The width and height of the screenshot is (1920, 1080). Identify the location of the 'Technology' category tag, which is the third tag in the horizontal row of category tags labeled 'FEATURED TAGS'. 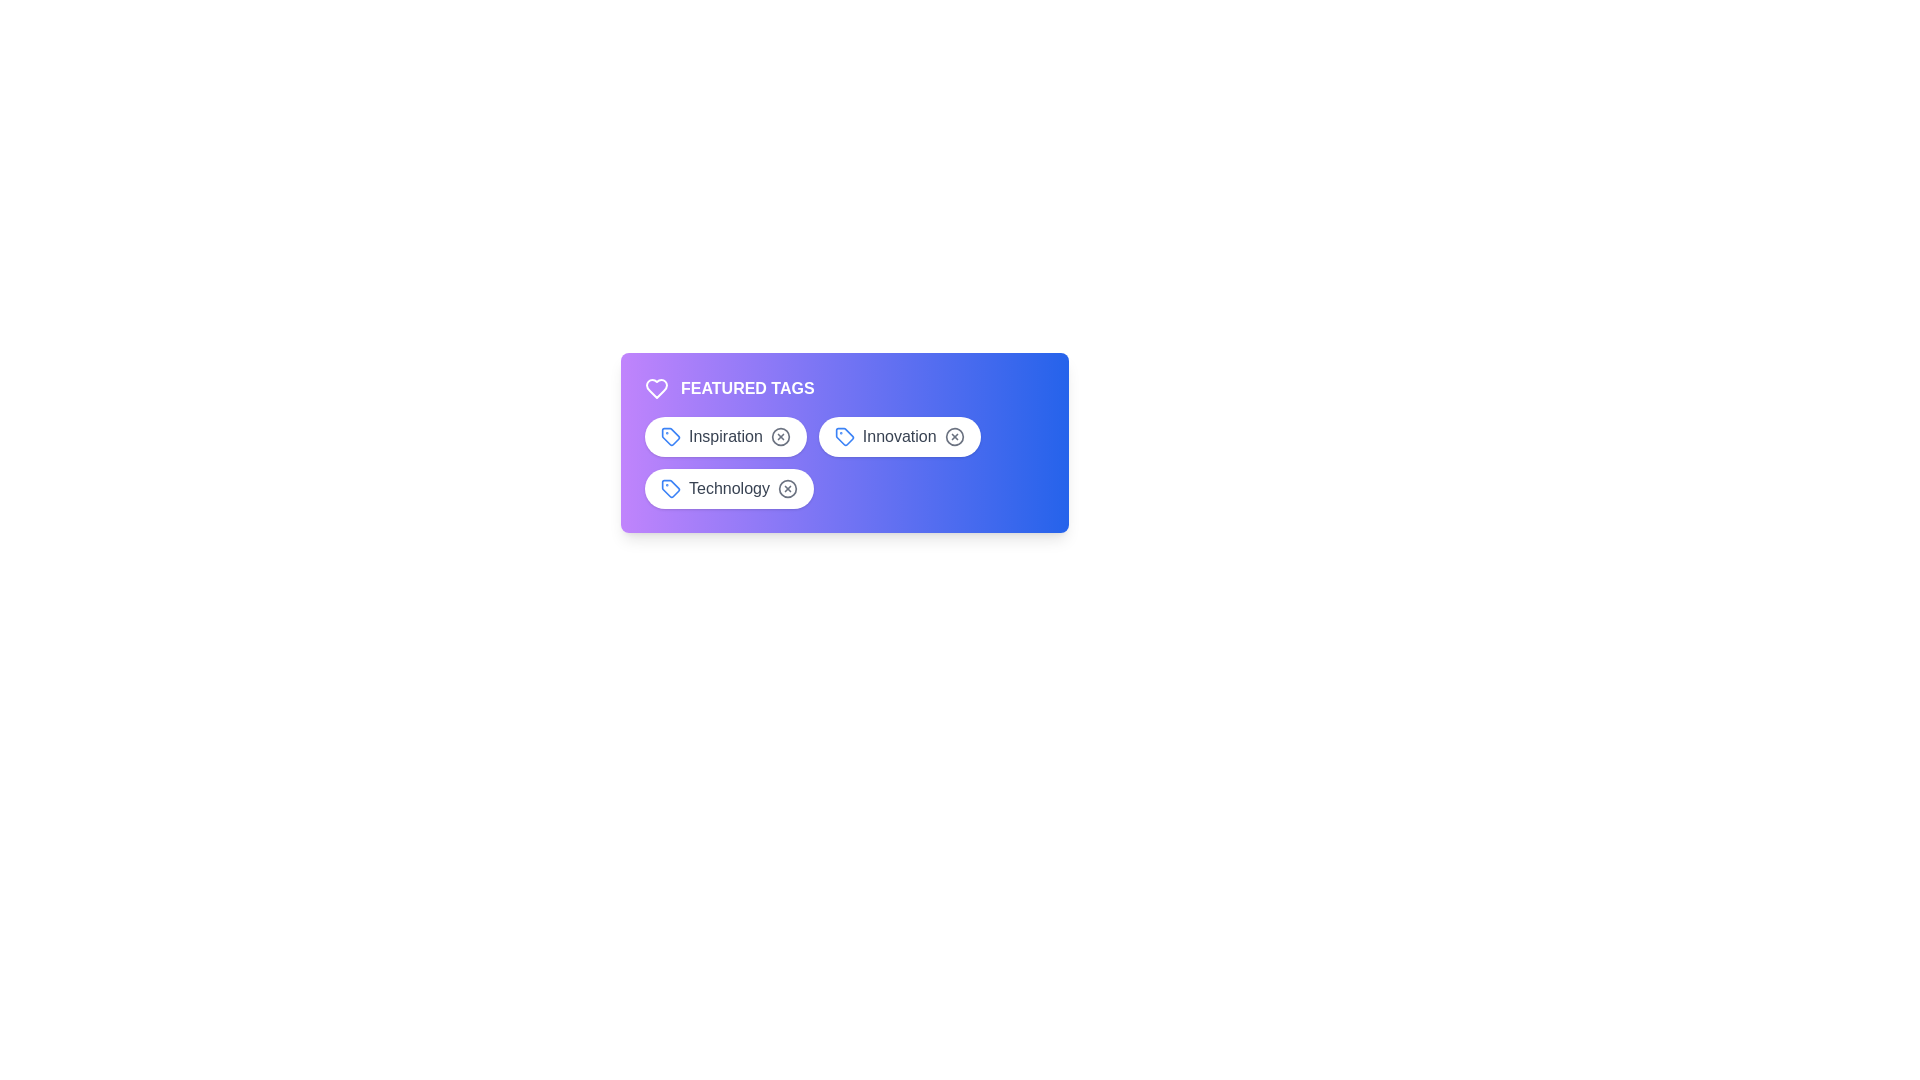
(728, 489).